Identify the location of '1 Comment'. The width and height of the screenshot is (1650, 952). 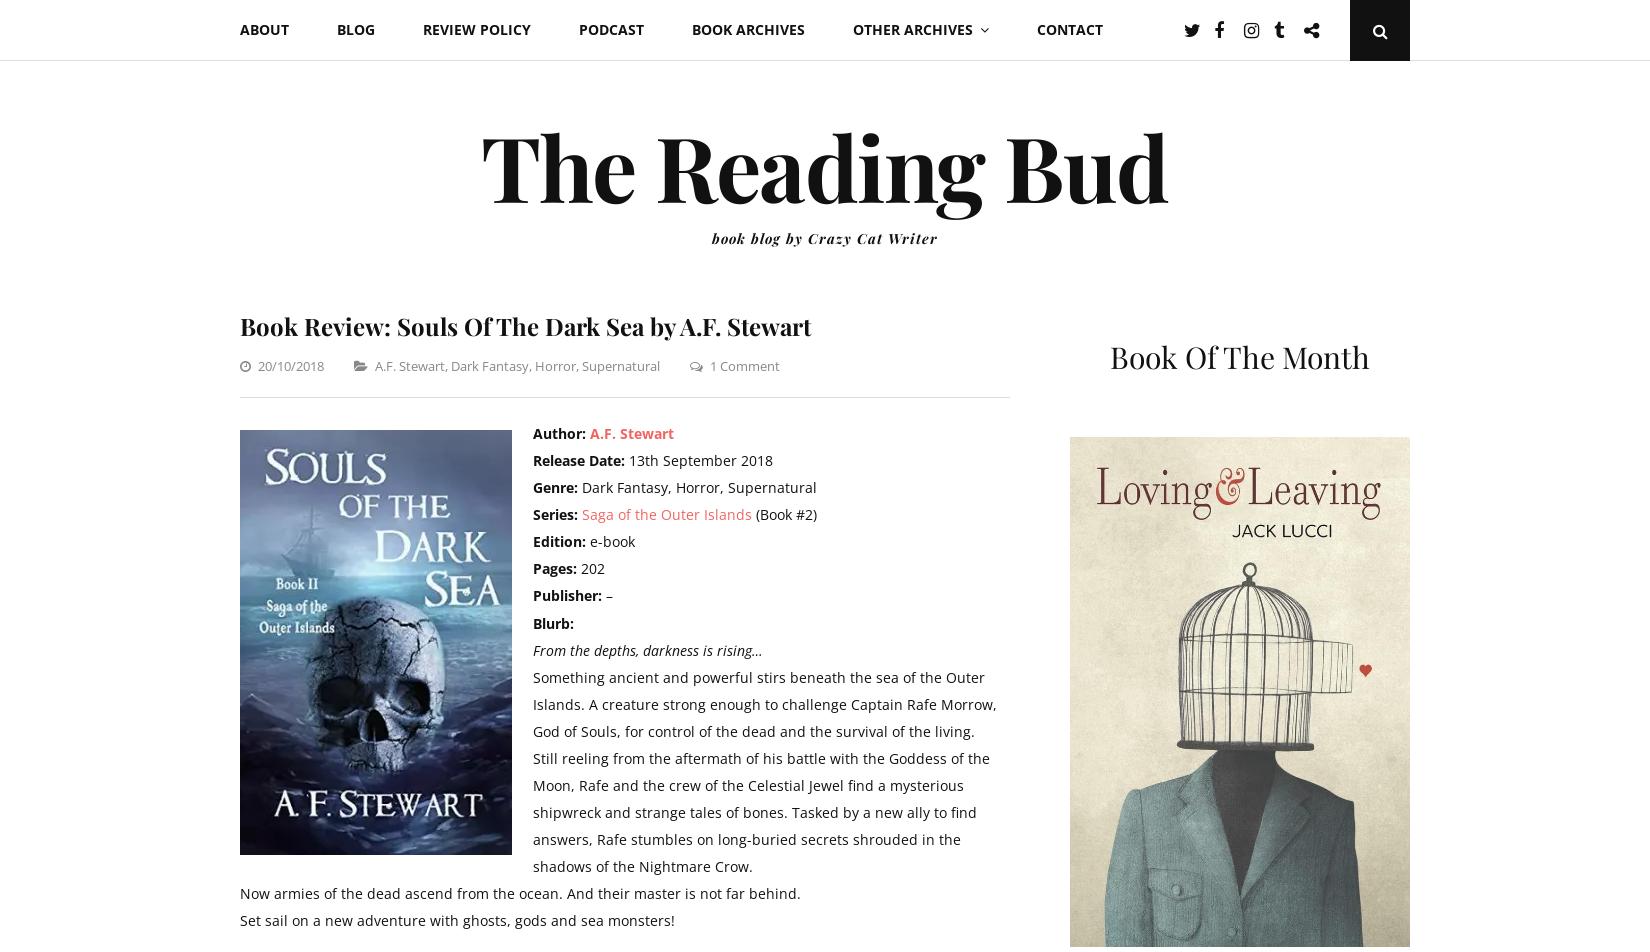
(708, 366).